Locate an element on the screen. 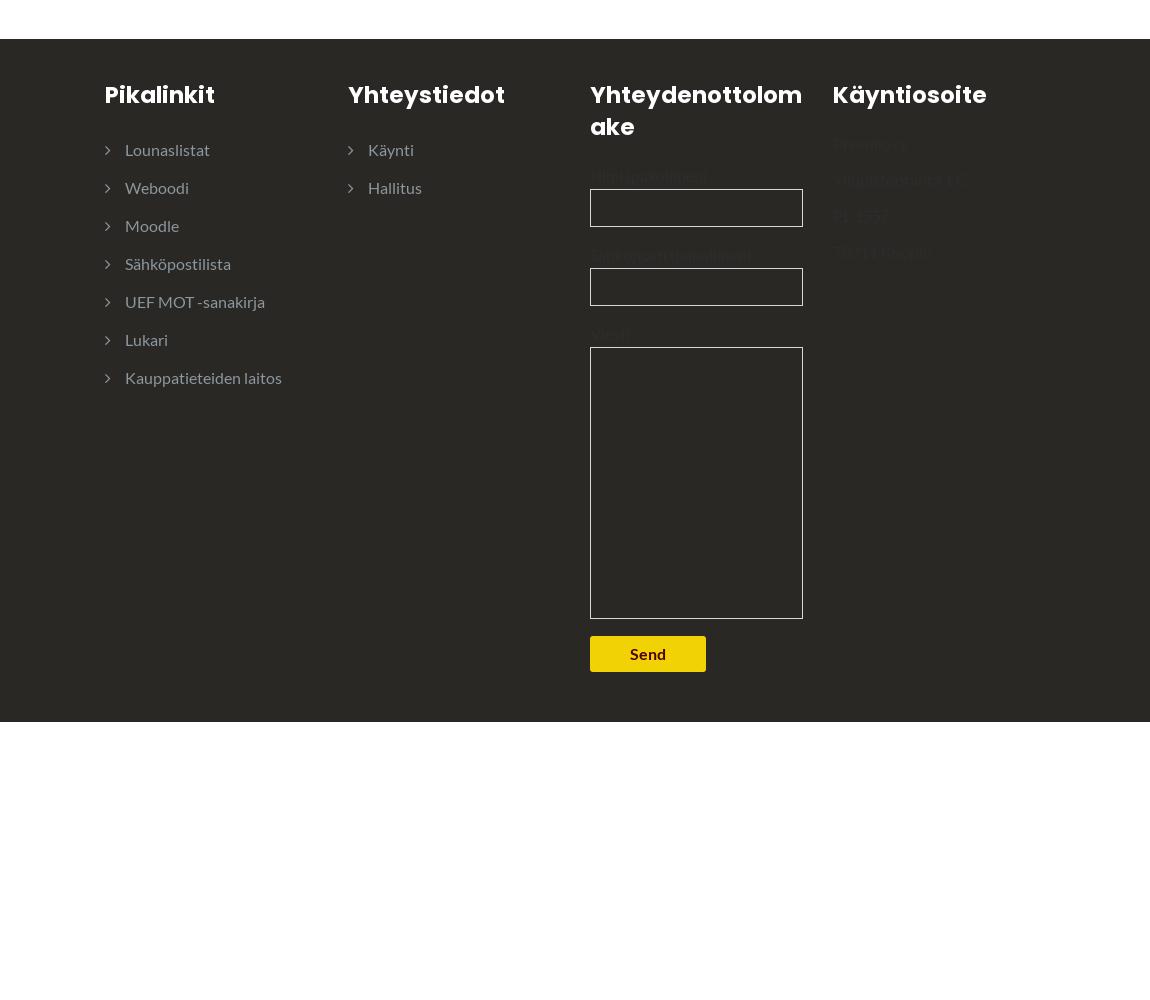 The image size is (1150, 1000). 'UEF MOT -sanakirja' is located at coordinates (124, 300).